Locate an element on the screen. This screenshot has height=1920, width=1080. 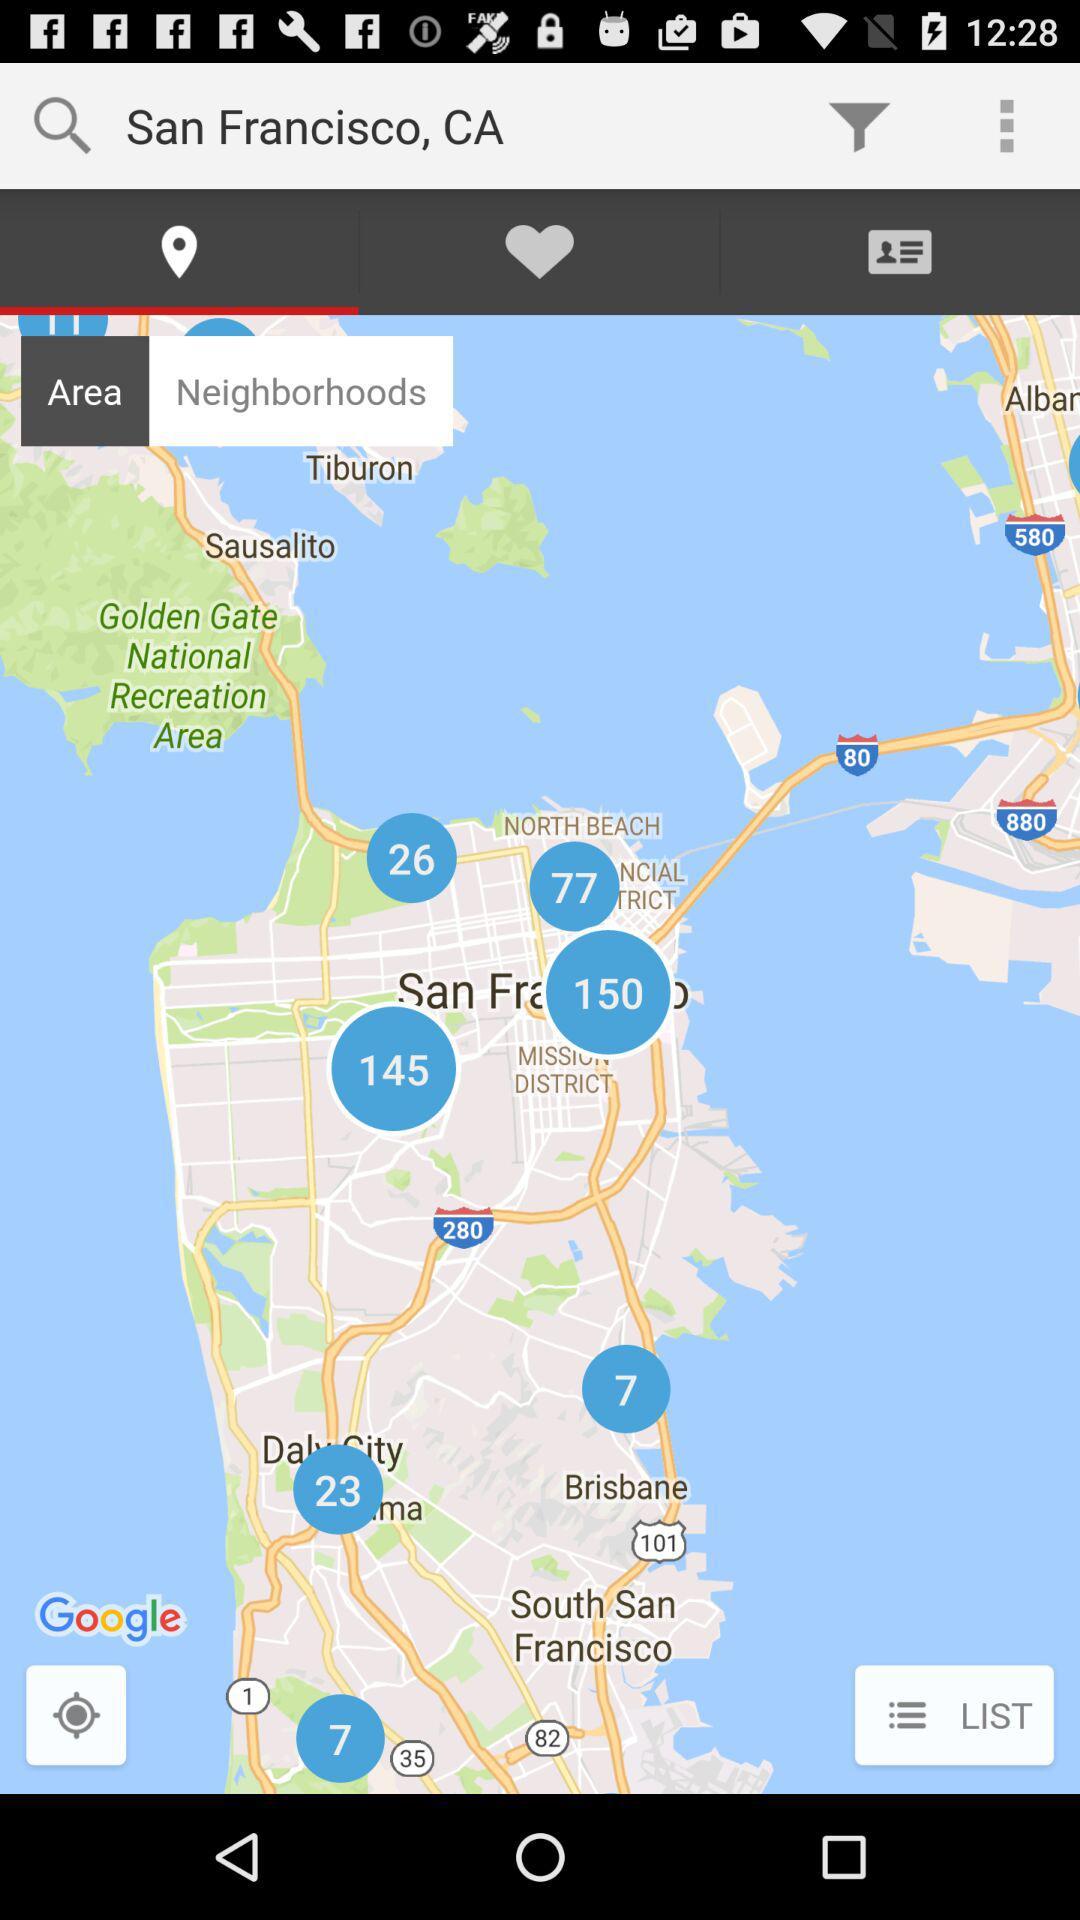
icon to the left of list is located at coordinates (75, 1716).